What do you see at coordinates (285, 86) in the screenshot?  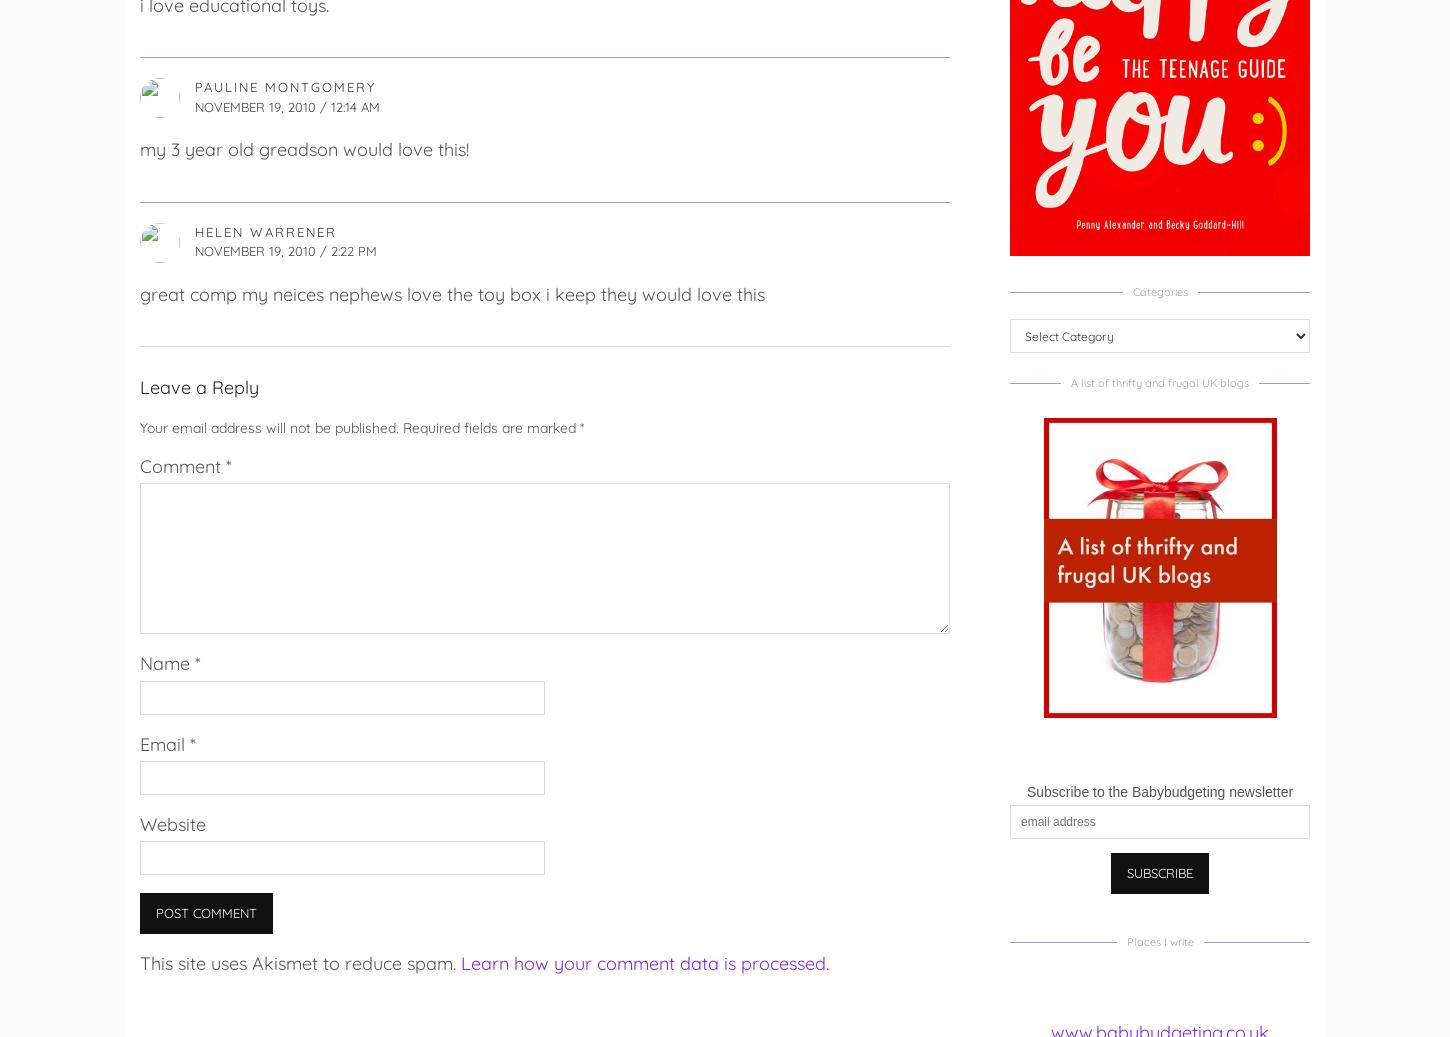 I see `'pauline montgomery'` at bounding box center [285, 86].